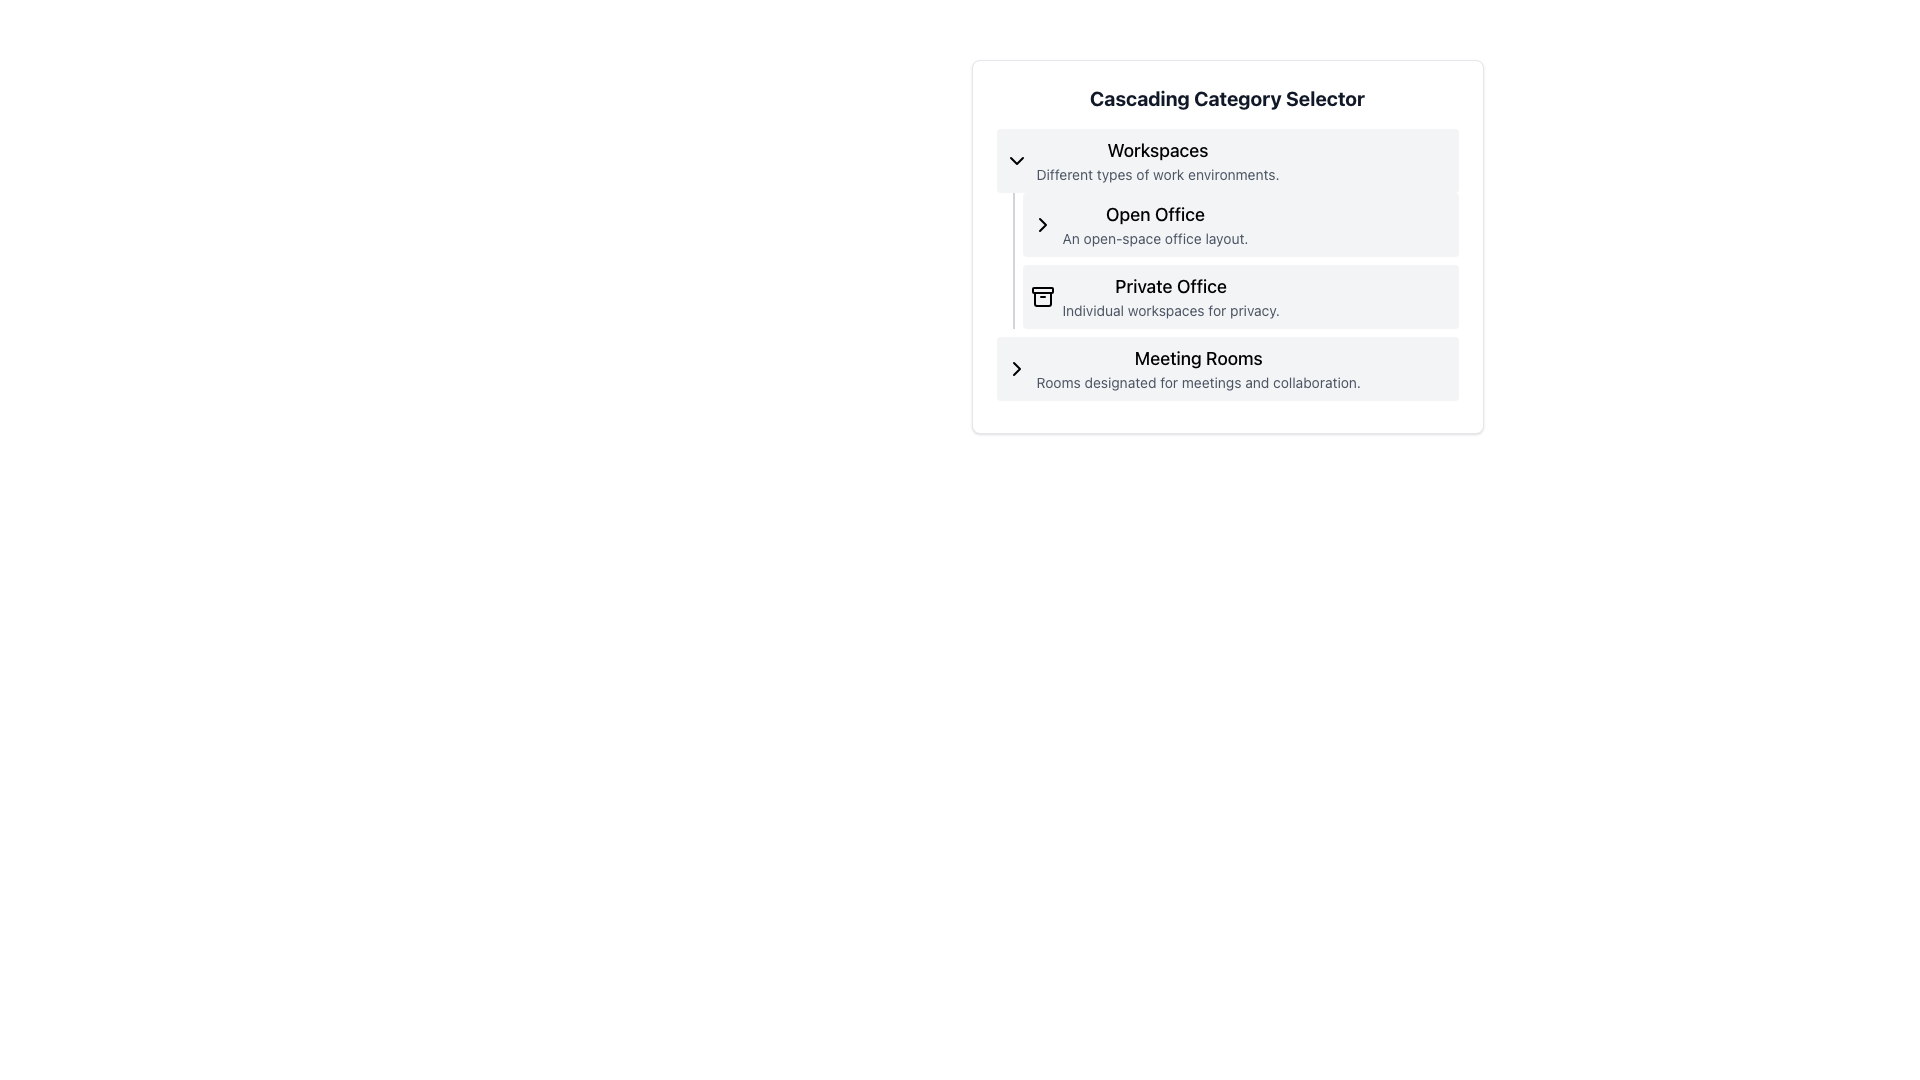  I want to click on the collapsible header labeled 'Workspaces' with a downward-pointing chevron icon to focus on it, so click(1226, 160).